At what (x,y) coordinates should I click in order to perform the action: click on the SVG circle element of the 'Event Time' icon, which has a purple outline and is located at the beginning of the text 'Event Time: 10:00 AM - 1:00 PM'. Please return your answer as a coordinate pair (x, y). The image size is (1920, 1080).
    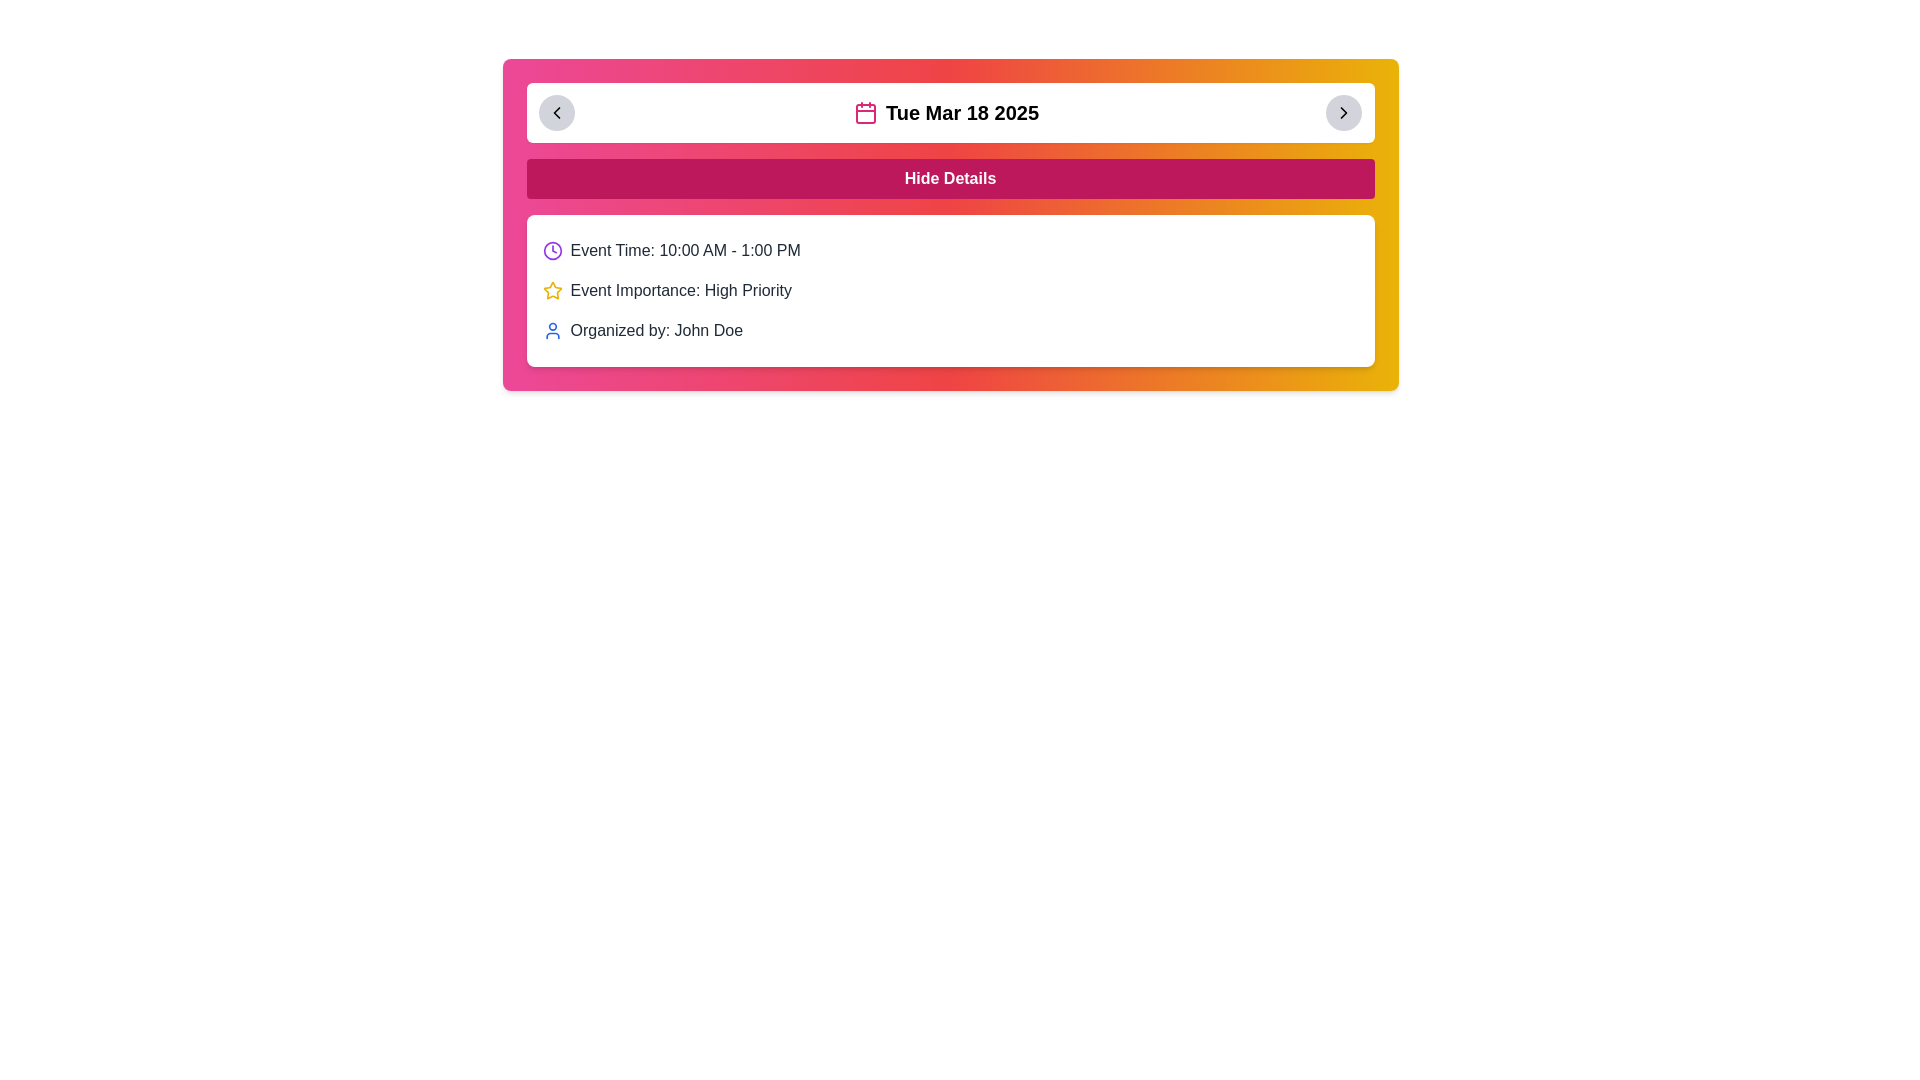
    Looking at the image, I should click on (552, 249).